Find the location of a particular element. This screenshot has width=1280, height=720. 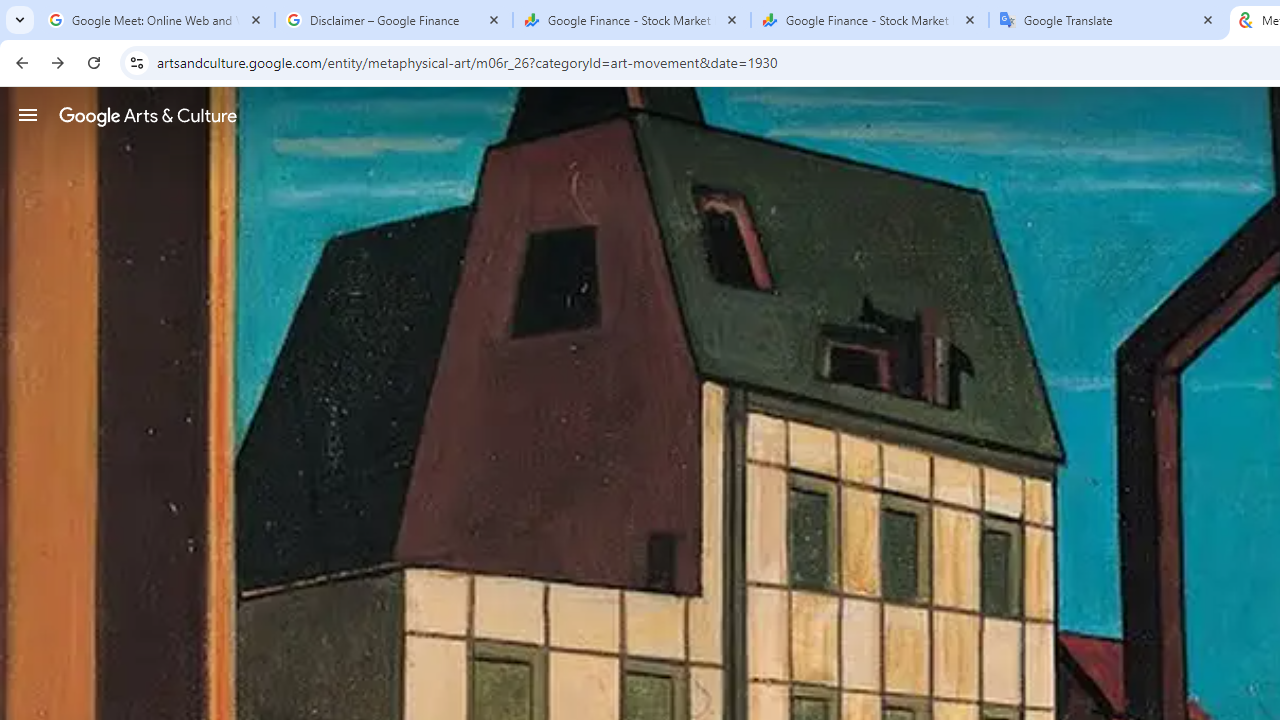

'Menu' is located at coordinates (28, 114).